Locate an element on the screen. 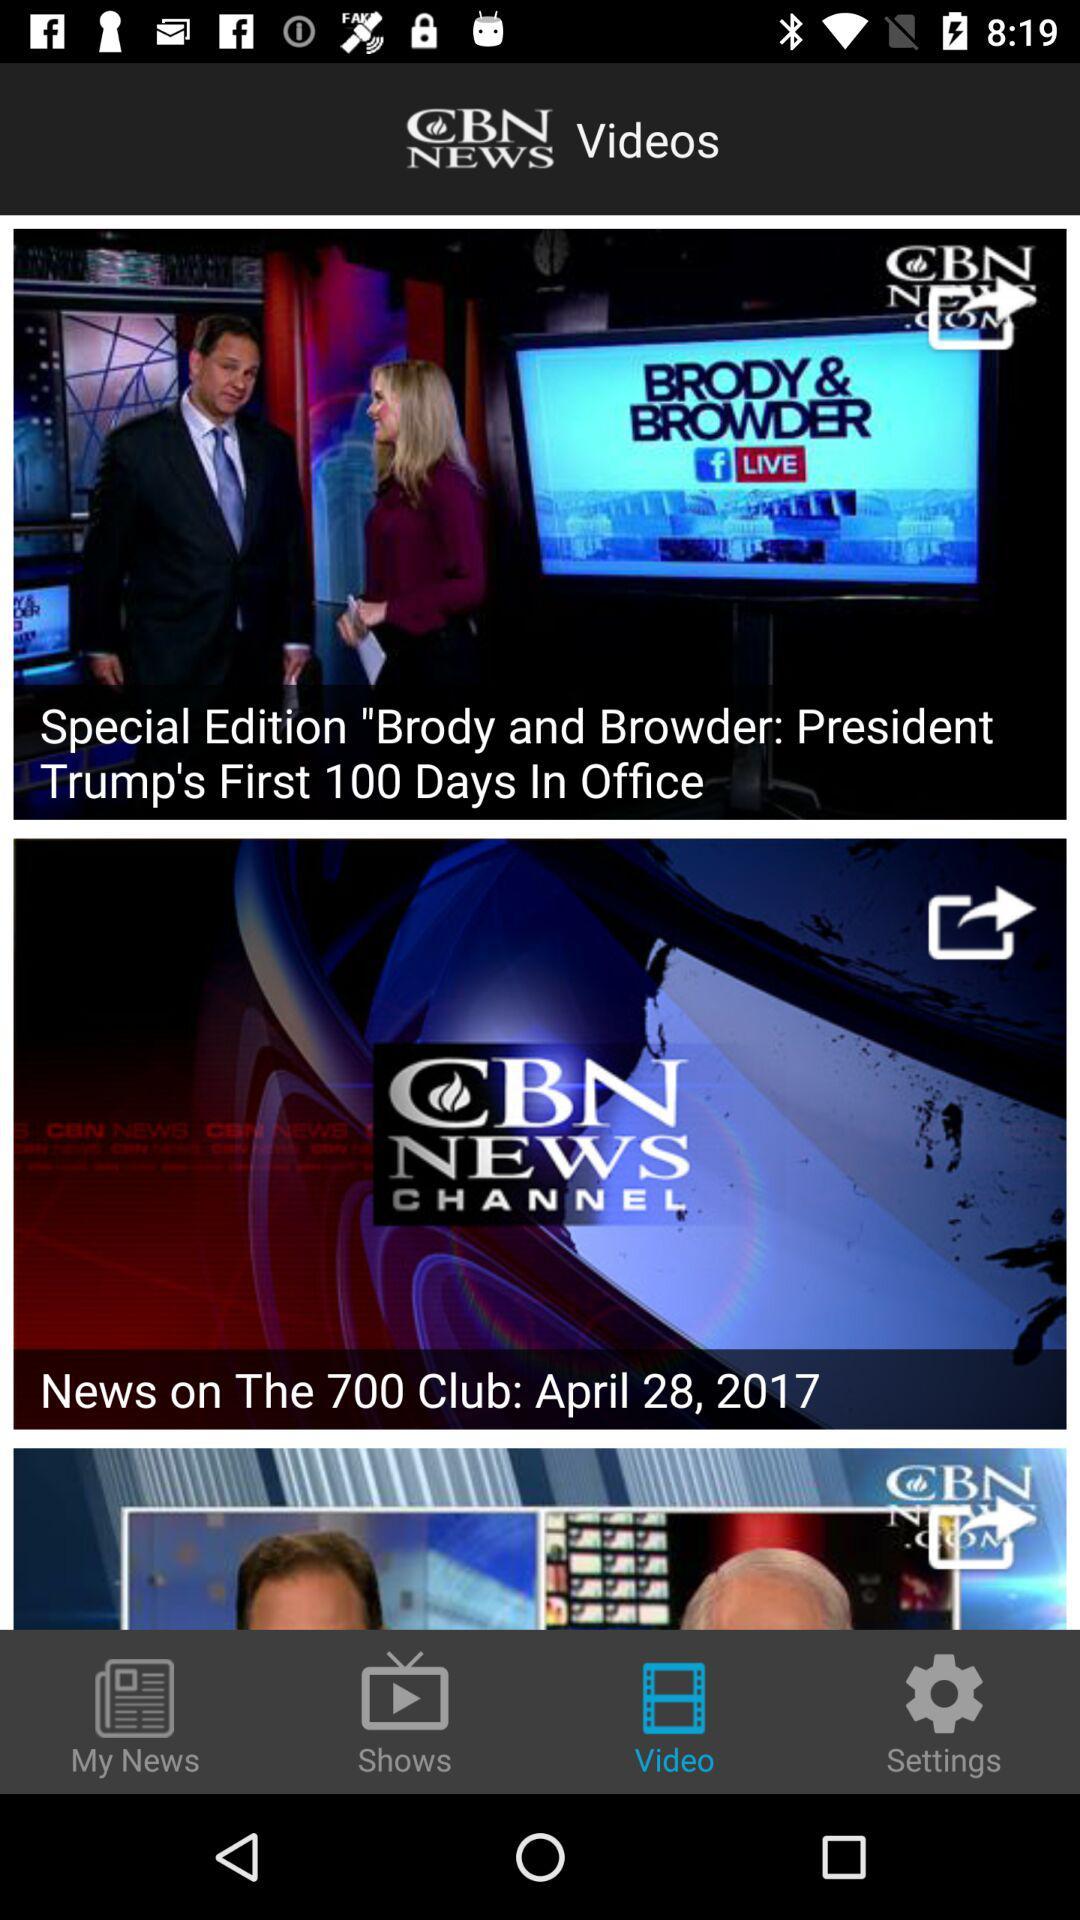 This screenshot has height=1920, width=1080. share it is located at coordinates (981, 311).